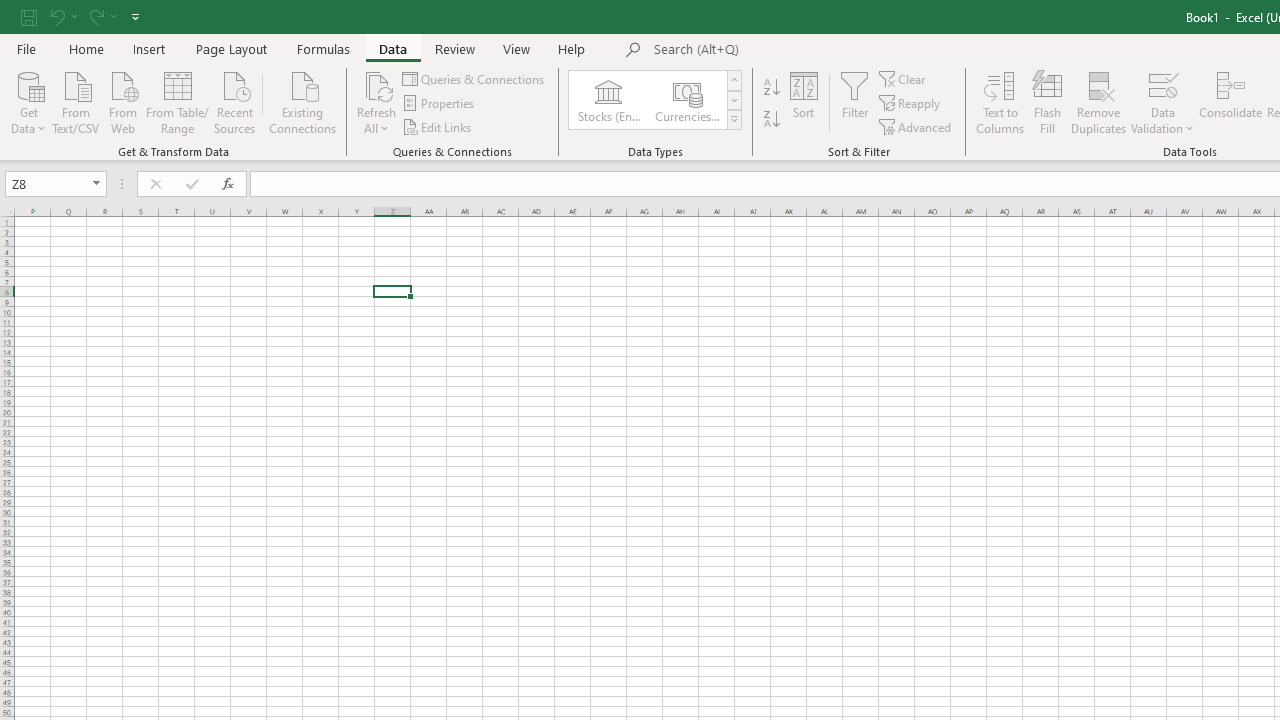  What do you see at coordinates (771, 86) in the screenshot?
I see `'Sort A to Z'` at bounding box center [771, 86].